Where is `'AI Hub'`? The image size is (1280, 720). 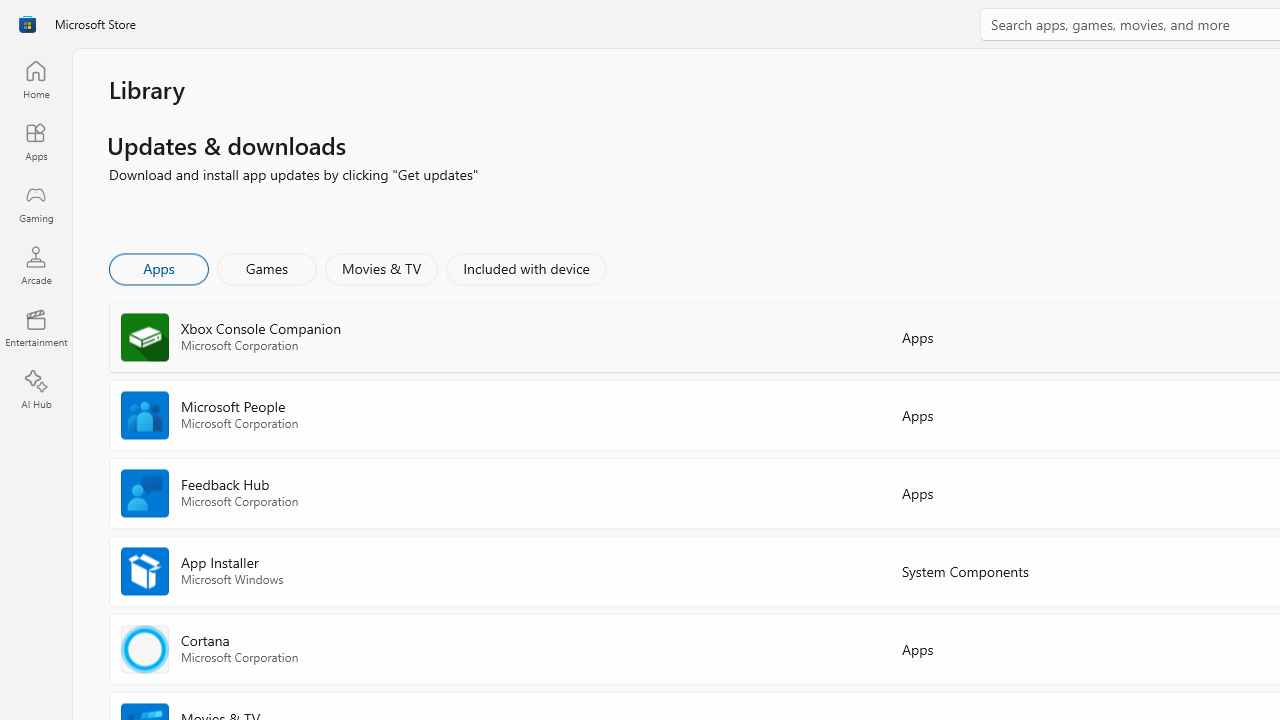 'AI Hub' is located at coordinates (35, 390).